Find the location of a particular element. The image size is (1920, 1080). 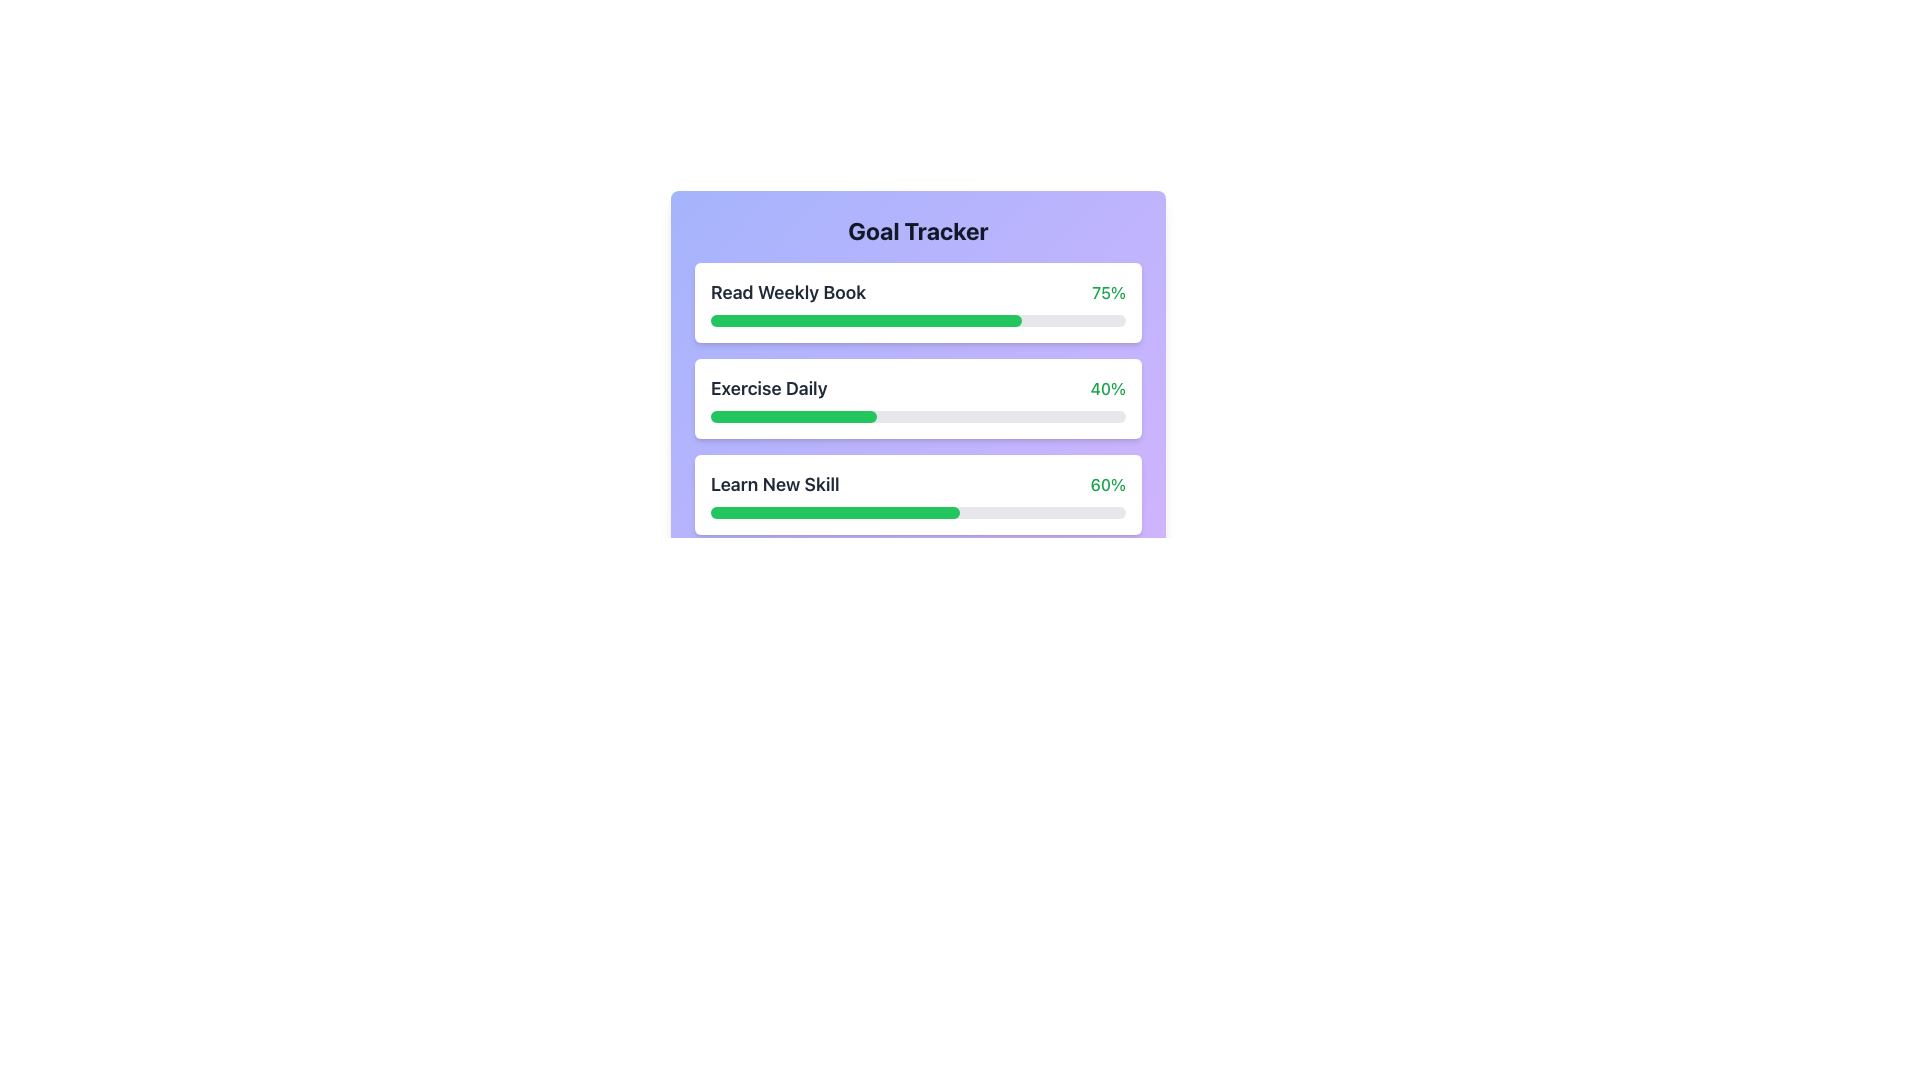

the percentage progress of the Progress Tracker element, which displays '75%' in green on a white background with a progress bar is located at coordinates (917, 303).